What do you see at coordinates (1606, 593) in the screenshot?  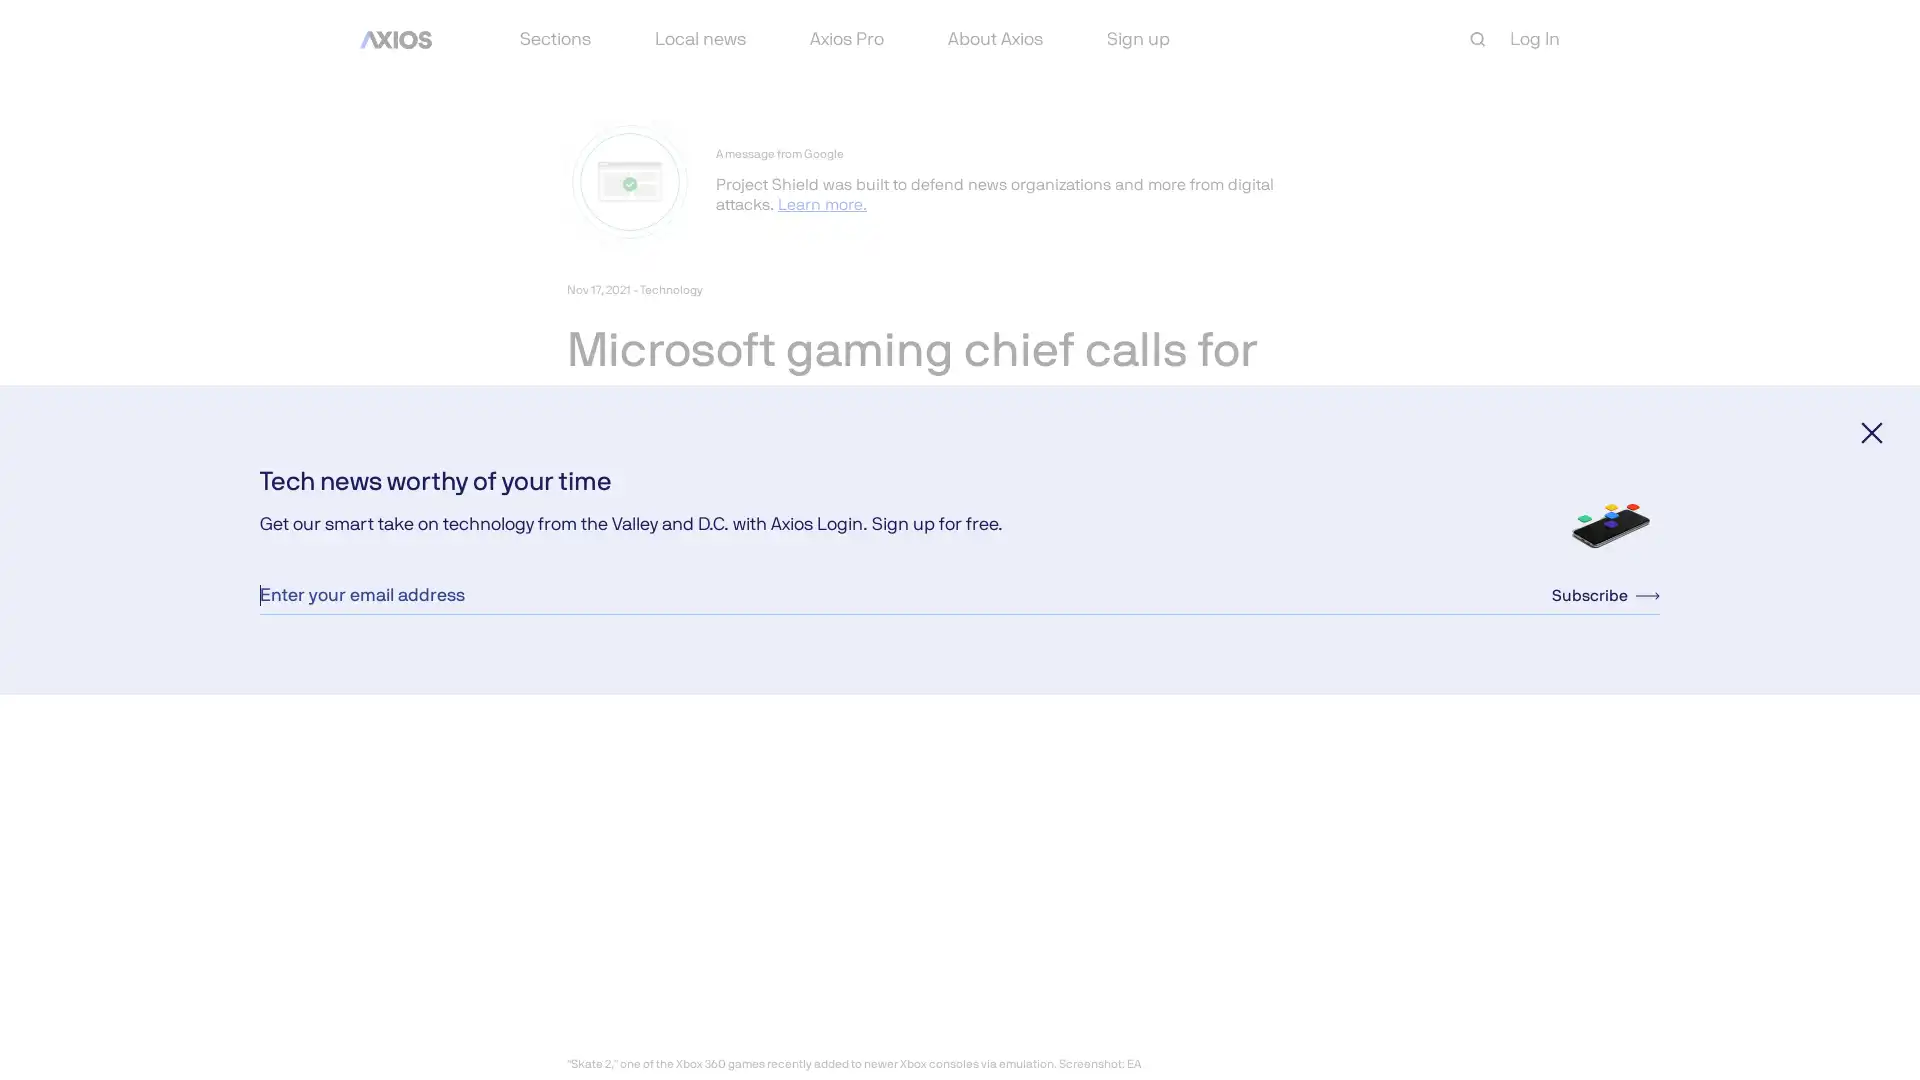 I see `Subscribe` at bounding box center [1606, 593].